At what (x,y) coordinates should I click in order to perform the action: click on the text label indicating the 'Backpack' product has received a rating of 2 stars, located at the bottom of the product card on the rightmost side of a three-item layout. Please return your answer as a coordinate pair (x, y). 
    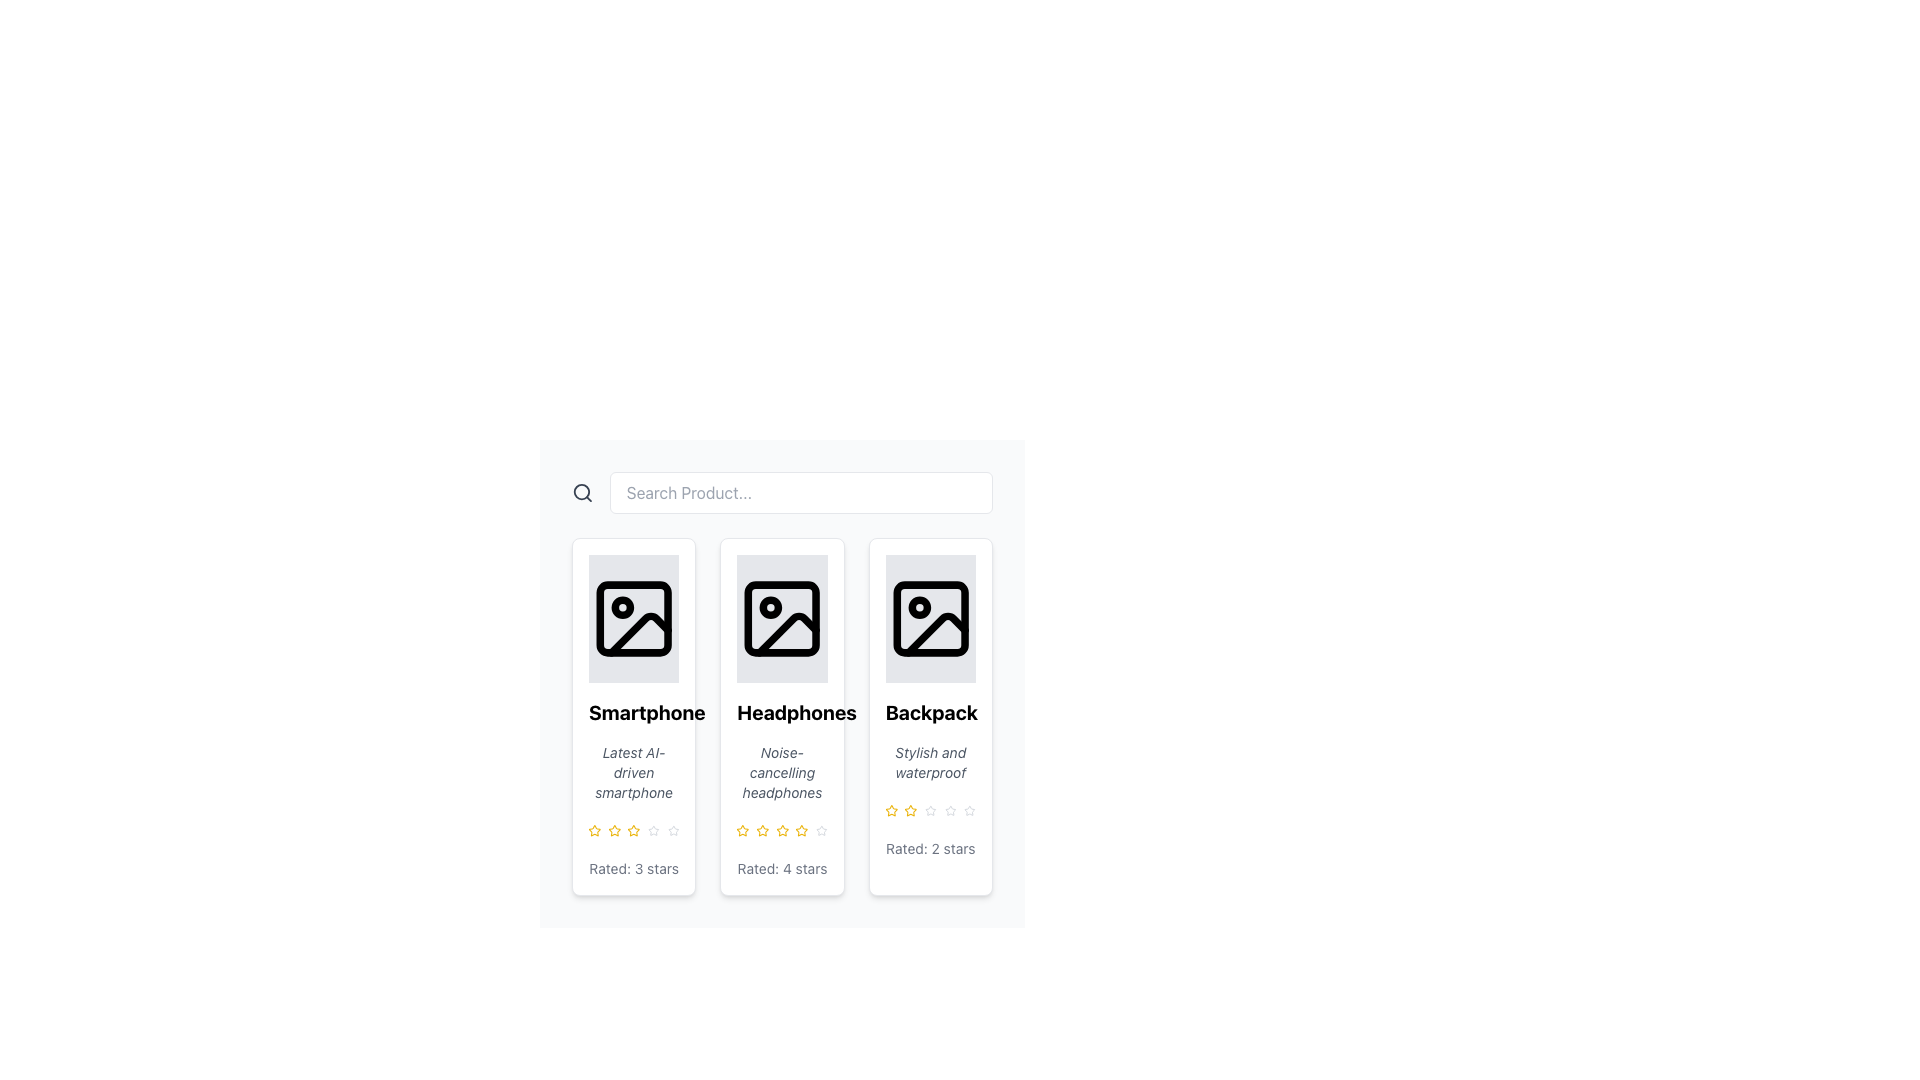
    Looking at the image, I should click on (929, 848).